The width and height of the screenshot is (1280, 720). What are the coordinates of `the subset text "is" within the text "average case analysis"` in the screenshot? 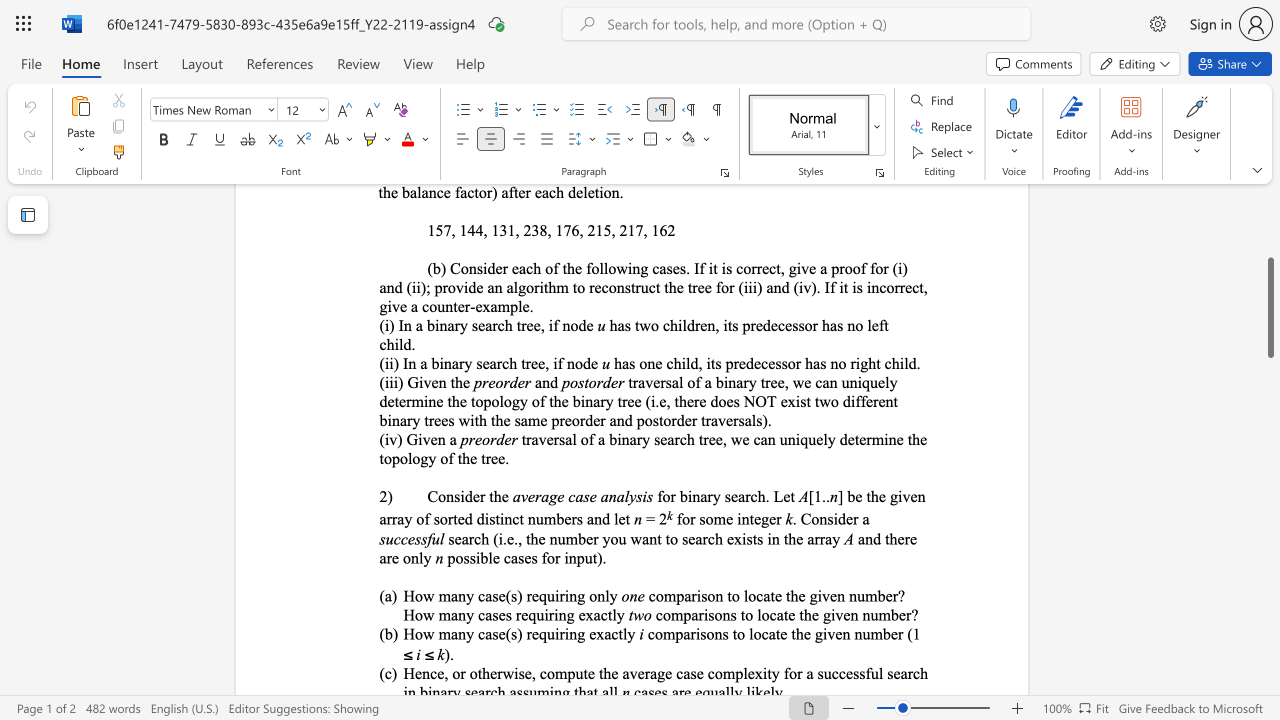 It's located at (642, 495).